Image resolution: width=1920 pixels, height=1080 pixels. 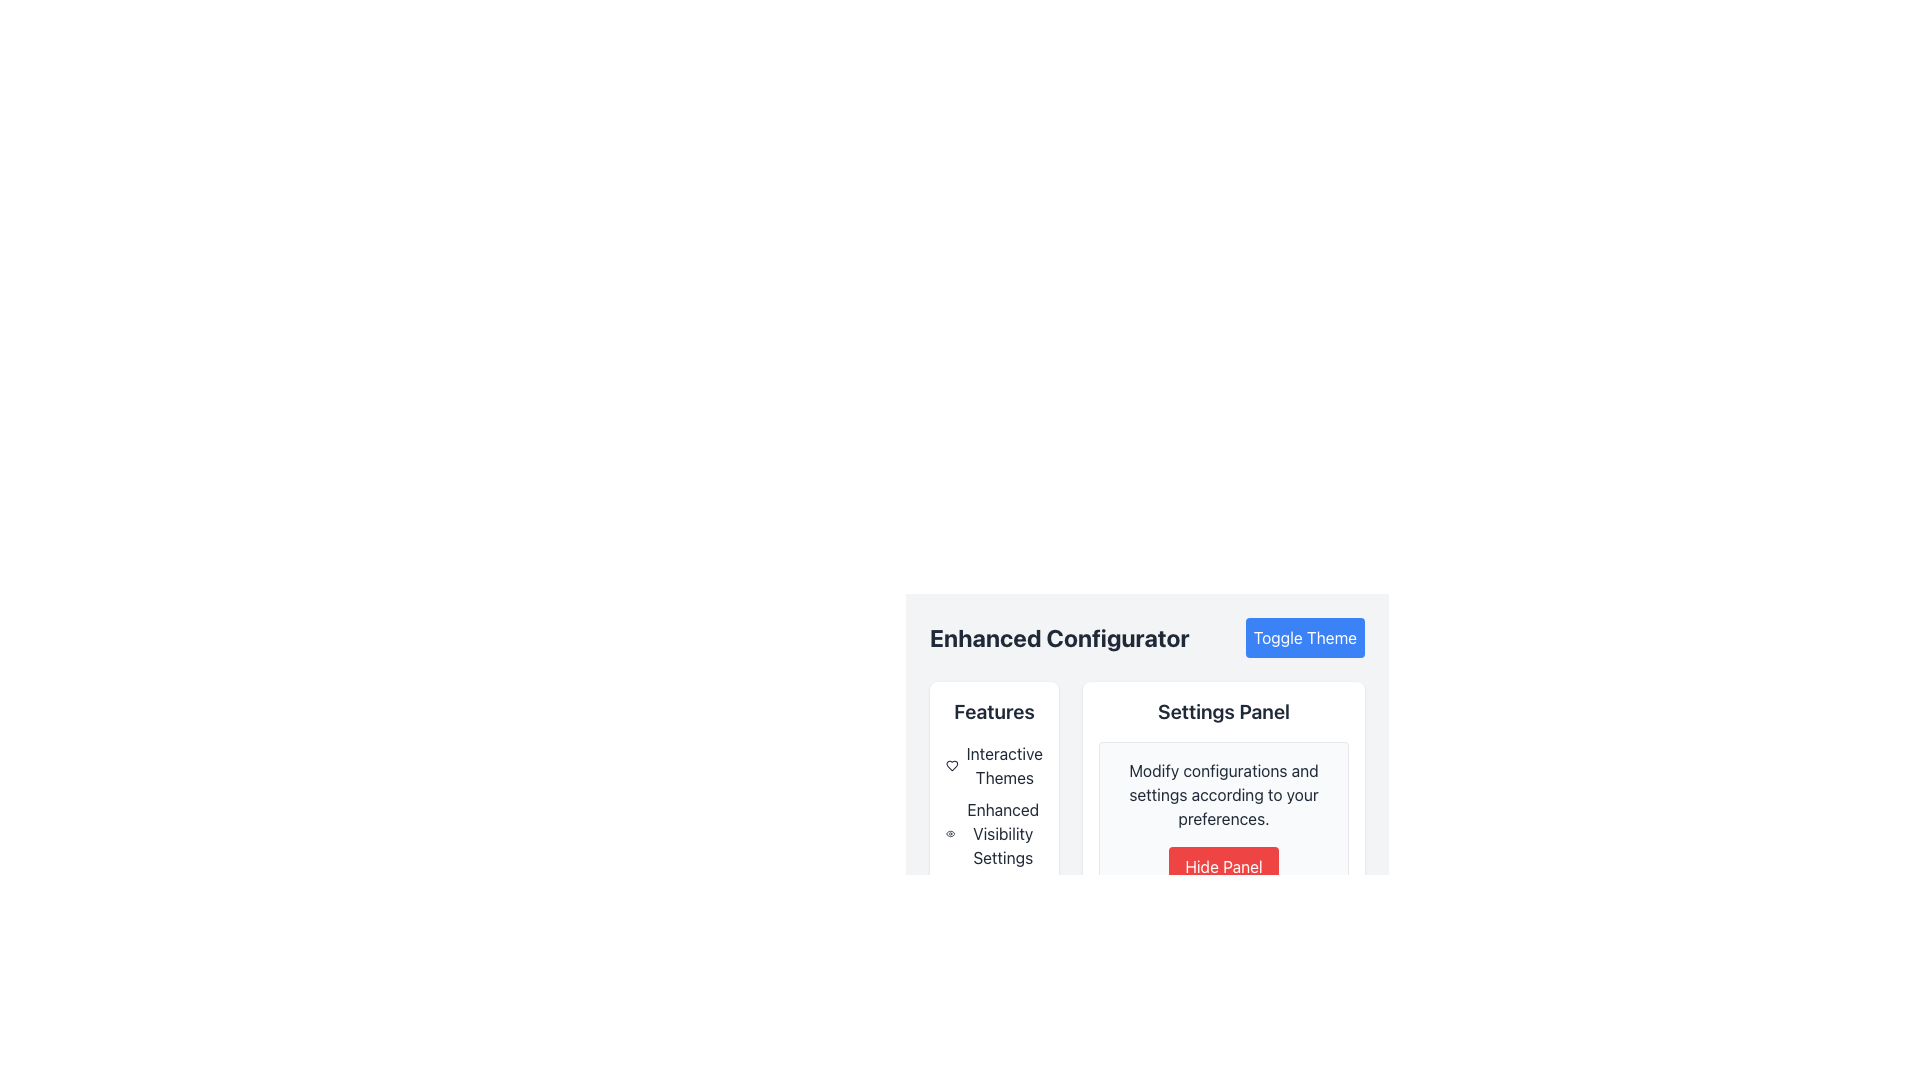 I want to click on the second option in the 'Features' section related to visibility settings, located beneath 'Interactive Themes' and above 'Notifications Toggle.', so click(x=994, y=833).